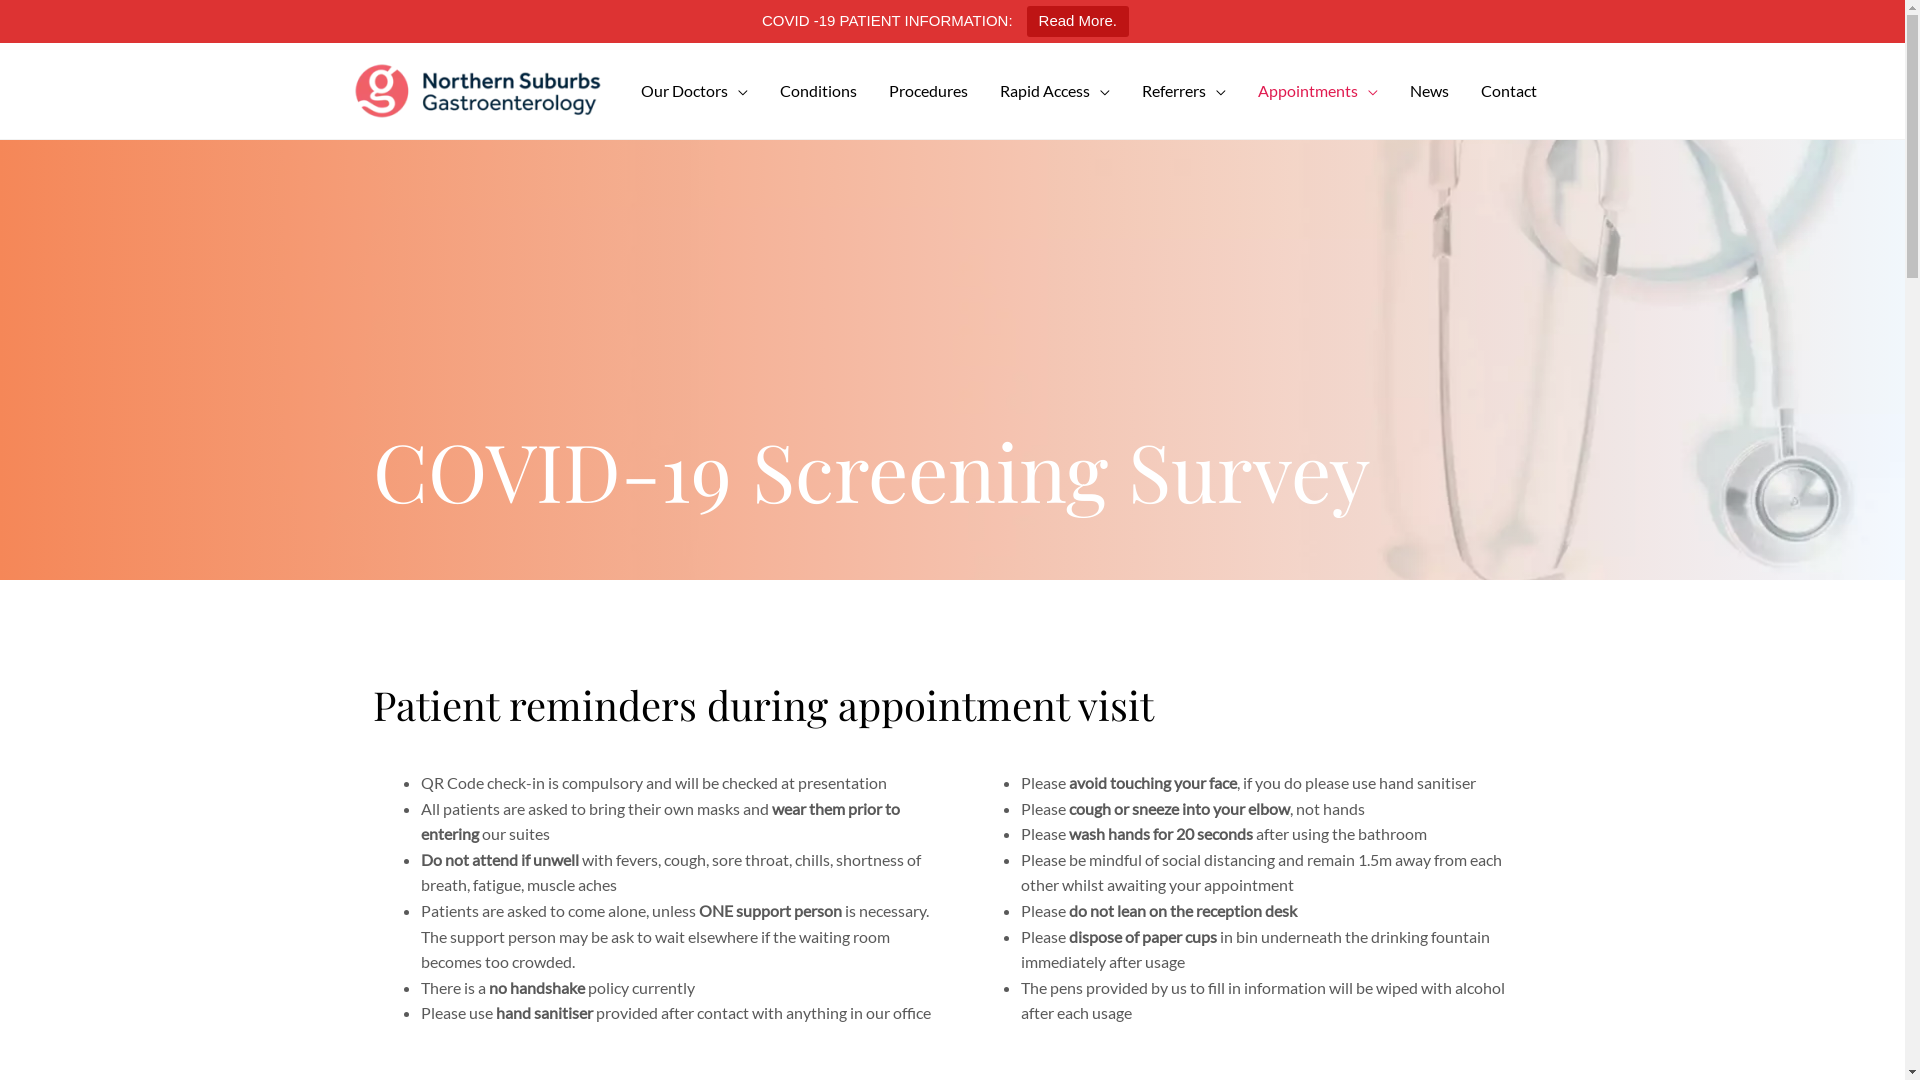  What do you see at coordinates (1507, 91) in the screenshot?
I see `'Contact'` at bounding box center [1507, 91].